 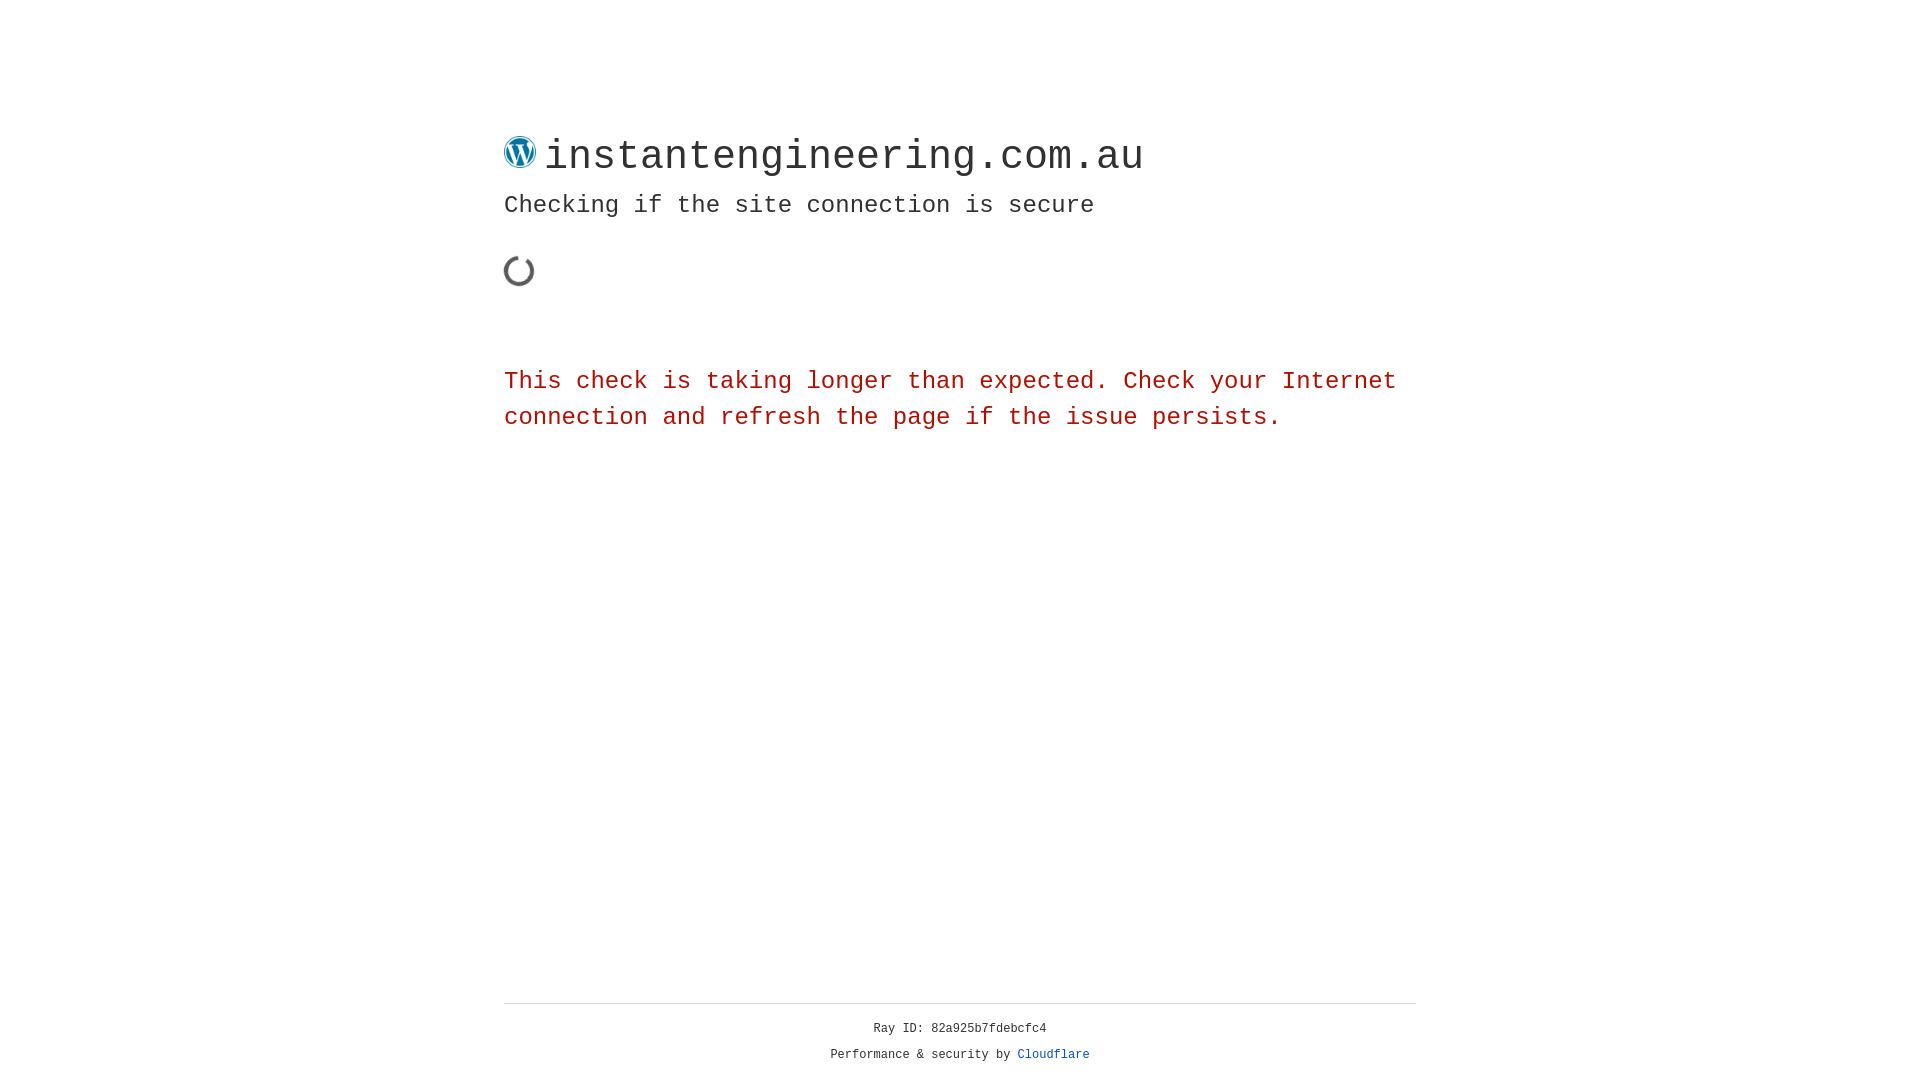 What do you see at coordinates (1017, 1054) in the screenshot?
I see `'Cloudflare'` at bounding box center [1017, 1054].